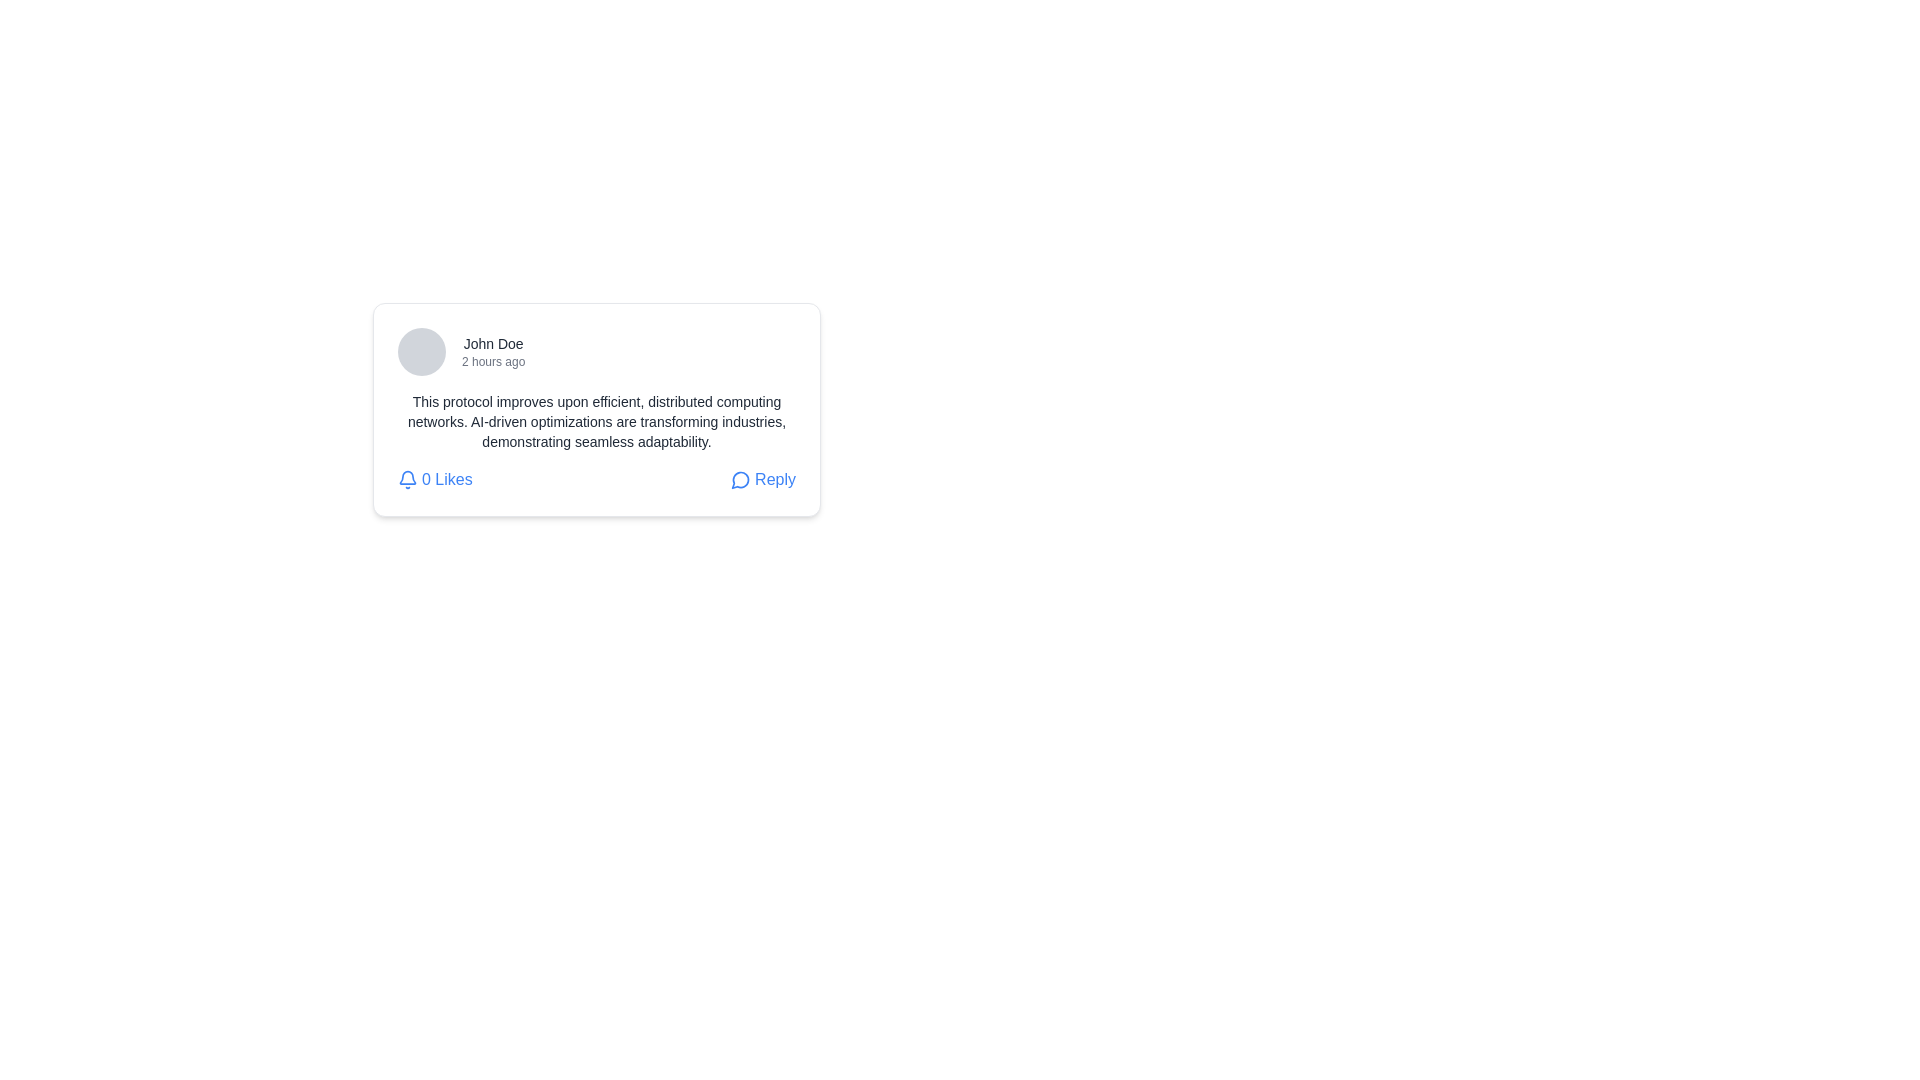 The image size is (1920, 1080). What do you see at coordinates (740, 479) in the screenshot?
I see `the circular icon with a speech bubble symbol outlined in blue, located to the immediate left of the 'Reply' text in the button group at the bottom-right of the comment box` at bounding box center [740, 479].